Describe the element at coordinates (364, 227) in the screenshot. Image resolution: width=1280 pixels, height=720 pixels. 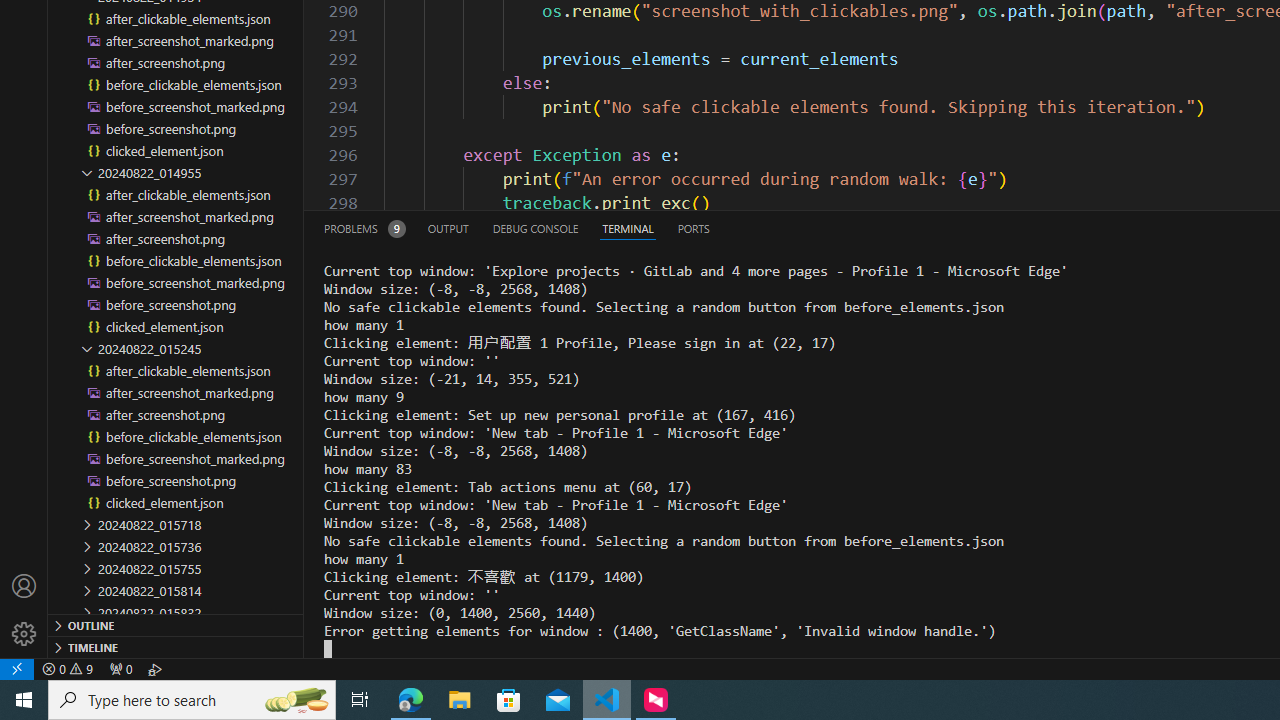
I see `'Problems (Ctrl+Shift+M) - Total 9 Problems'` at that location.